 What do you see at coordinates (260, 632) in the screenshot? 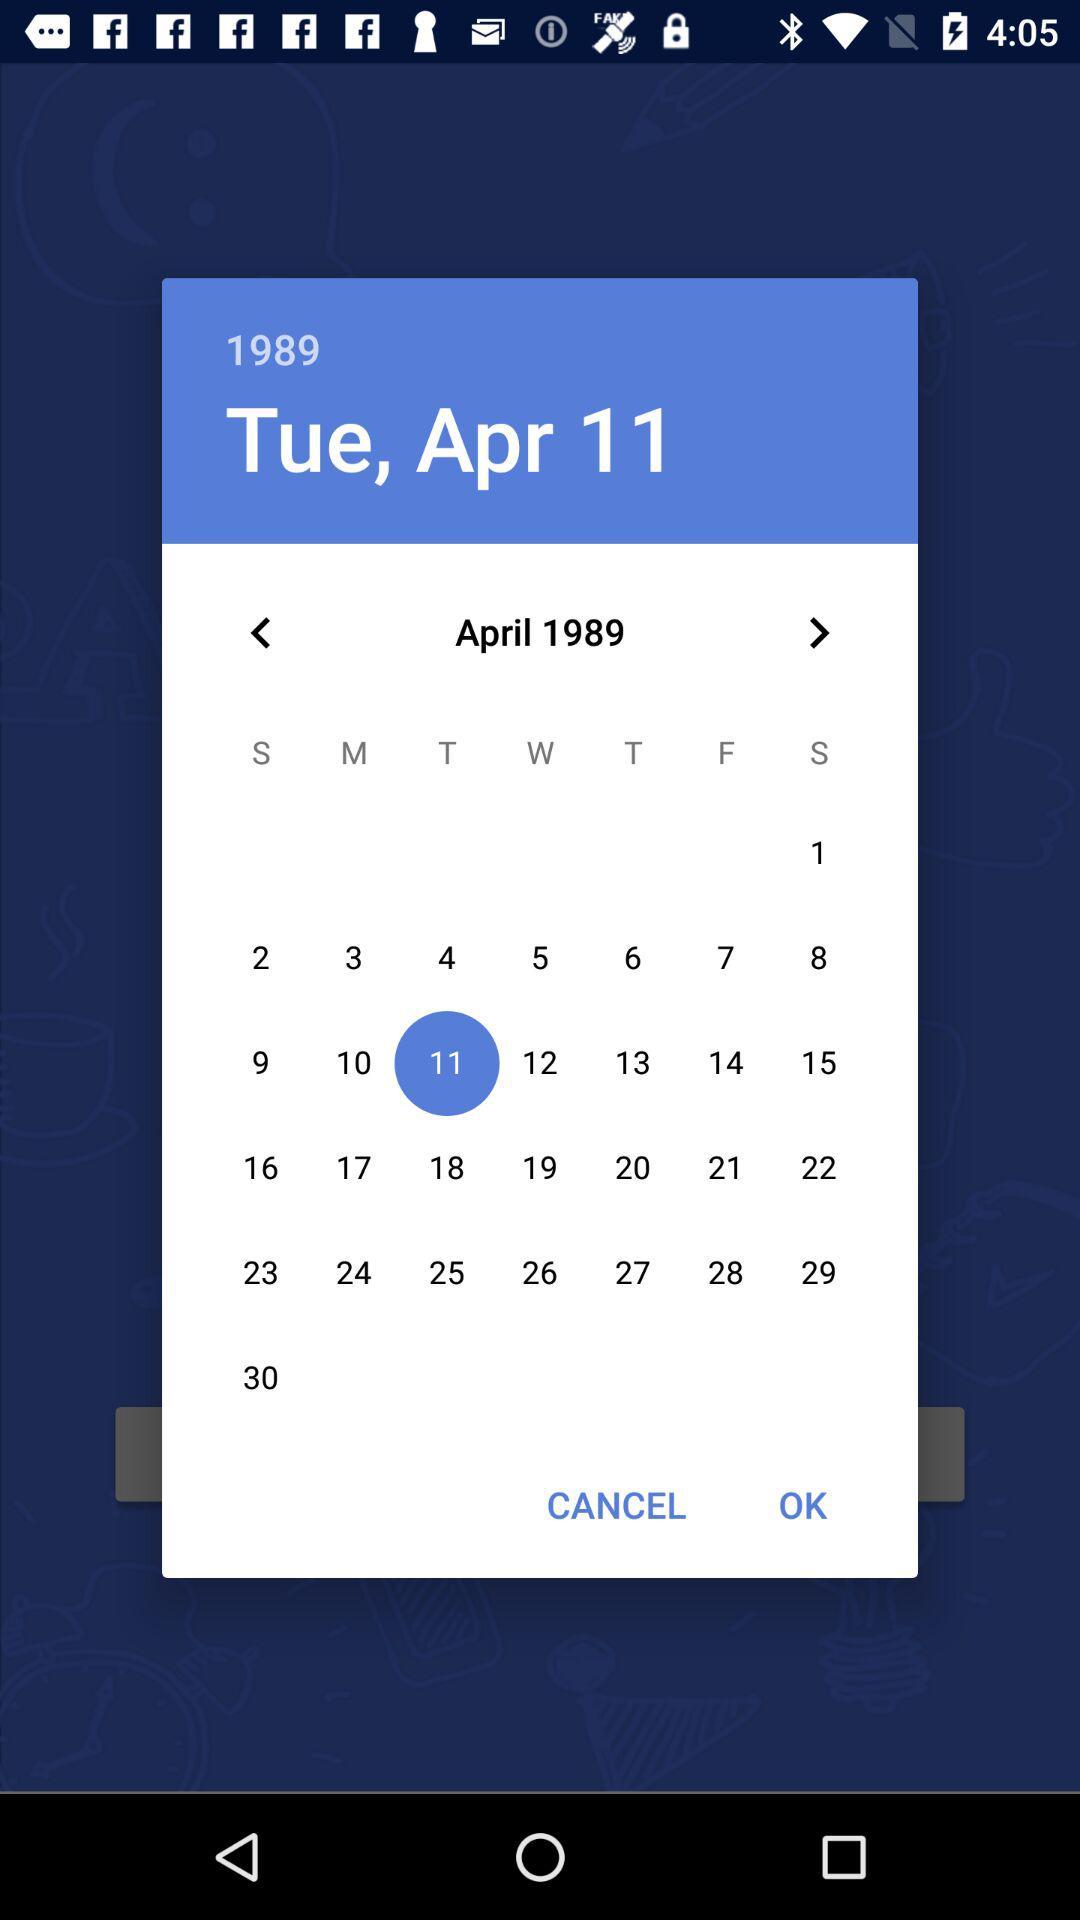
I see `the icon at the top left corner` at bounding box center [260, 632].